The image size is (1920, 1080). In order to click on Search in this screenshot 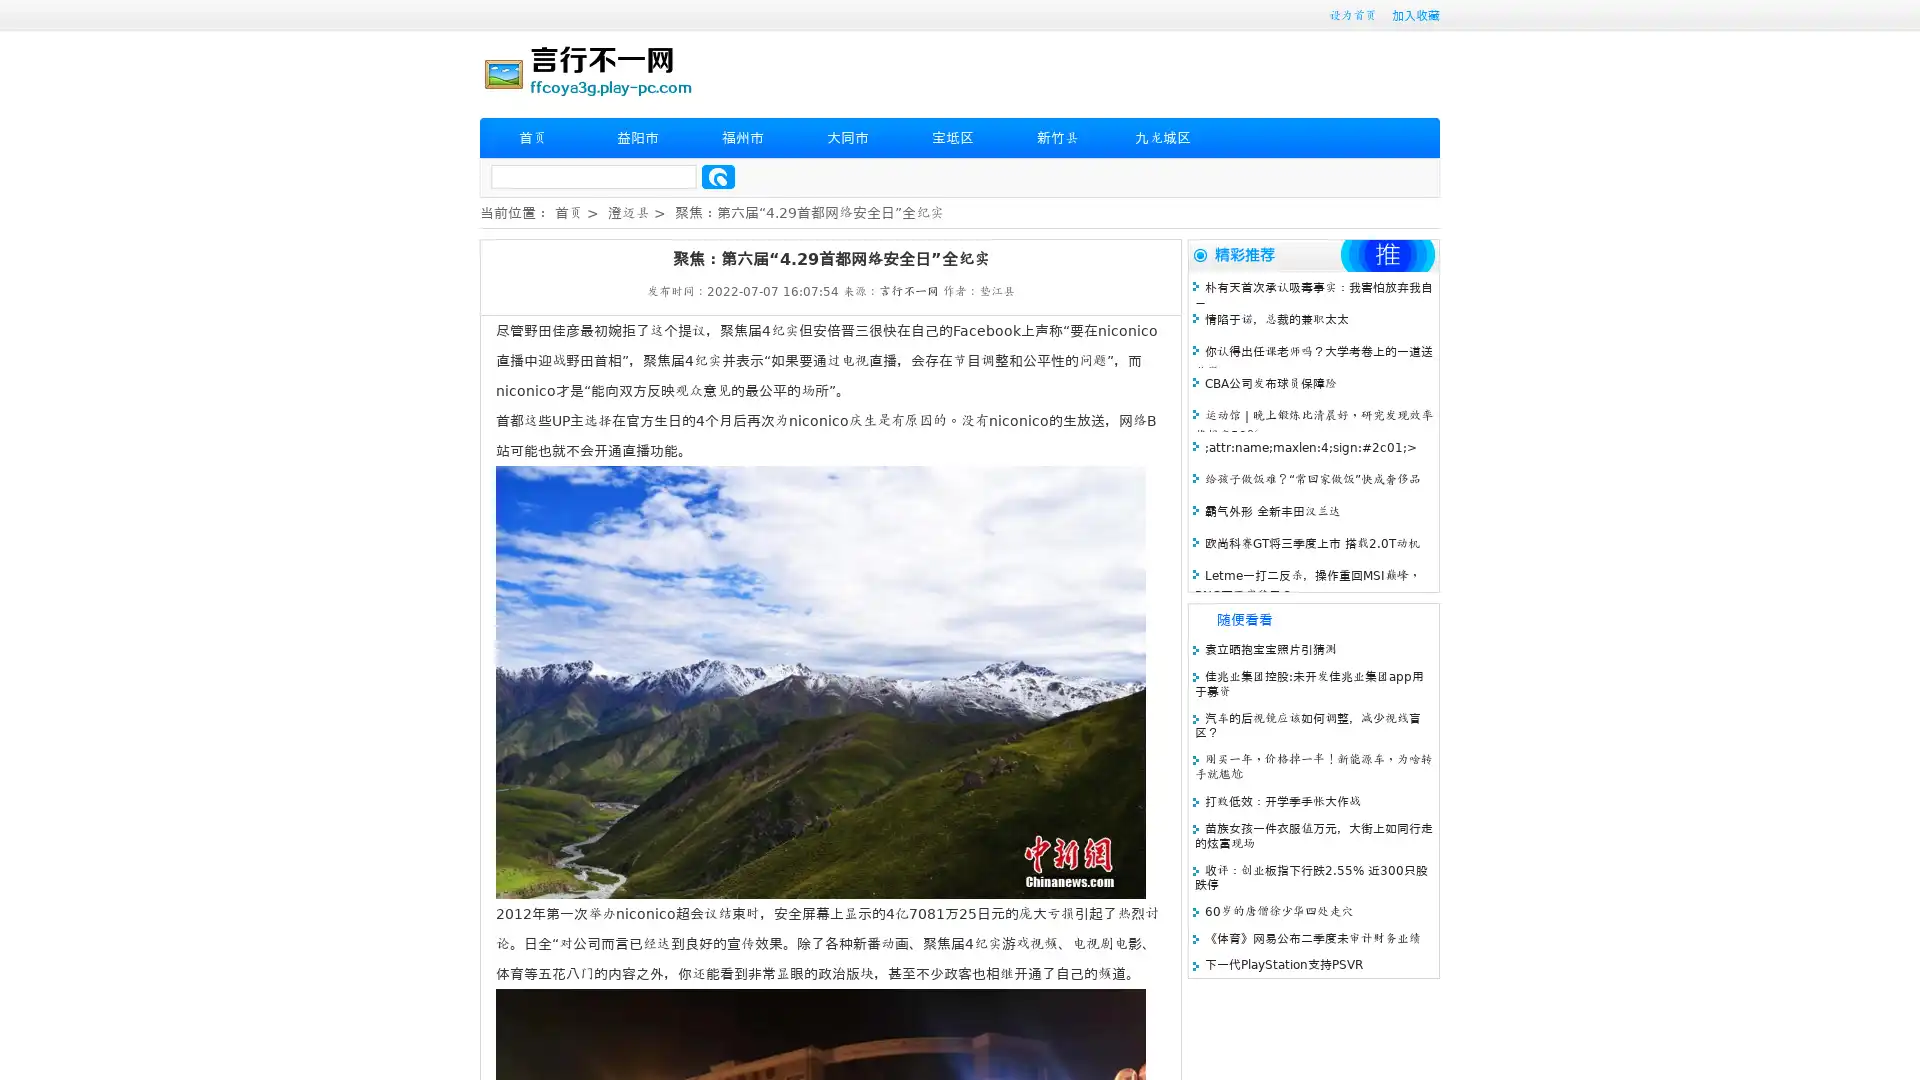, I will do `click(718, 176)`.